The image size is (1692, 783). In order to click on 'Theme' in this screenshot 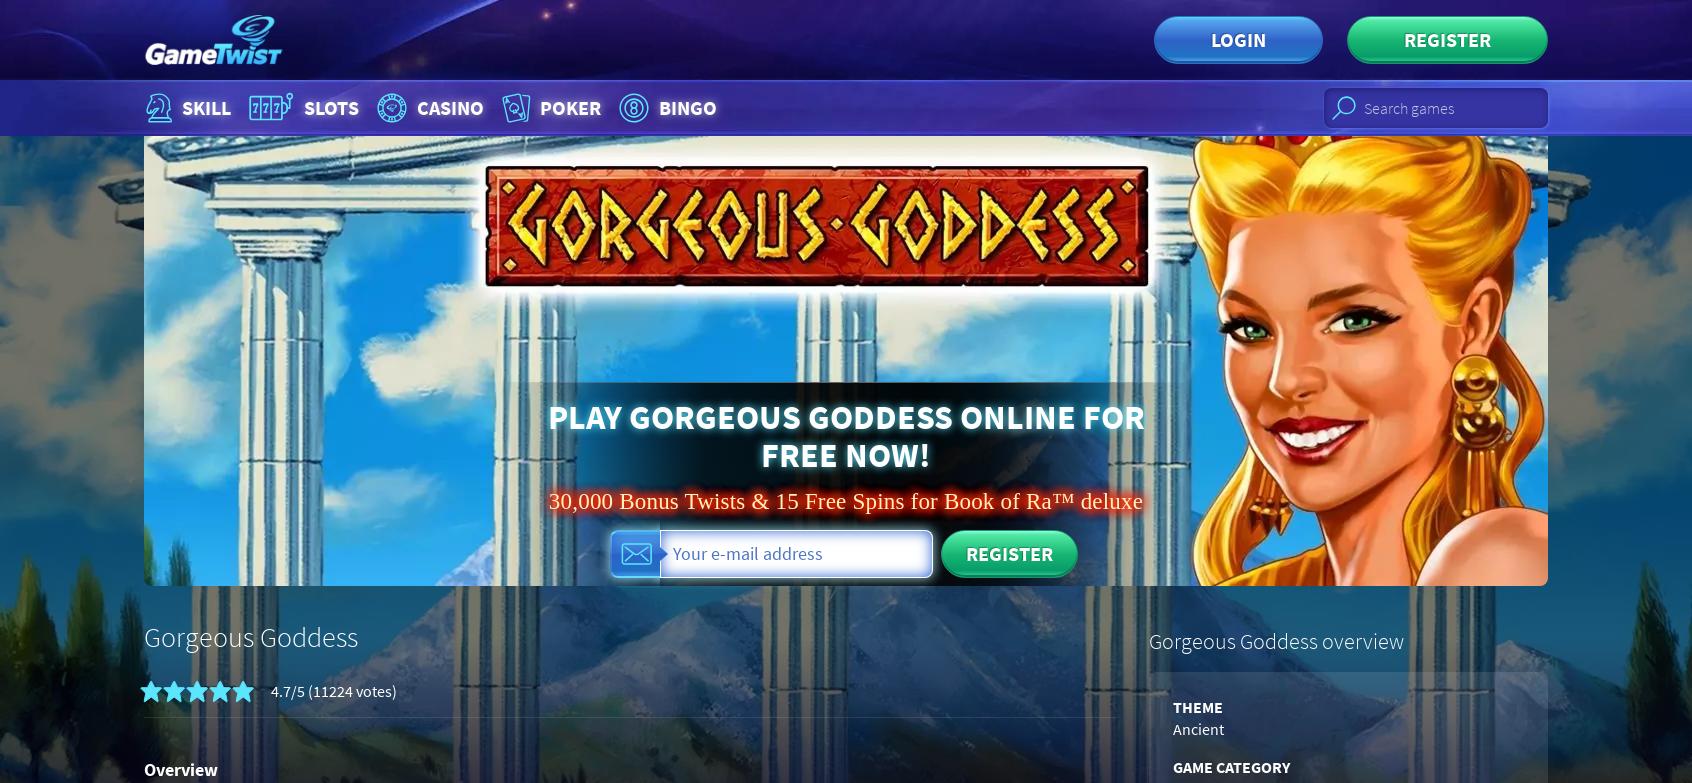, I will do `click(1196, 705)`.